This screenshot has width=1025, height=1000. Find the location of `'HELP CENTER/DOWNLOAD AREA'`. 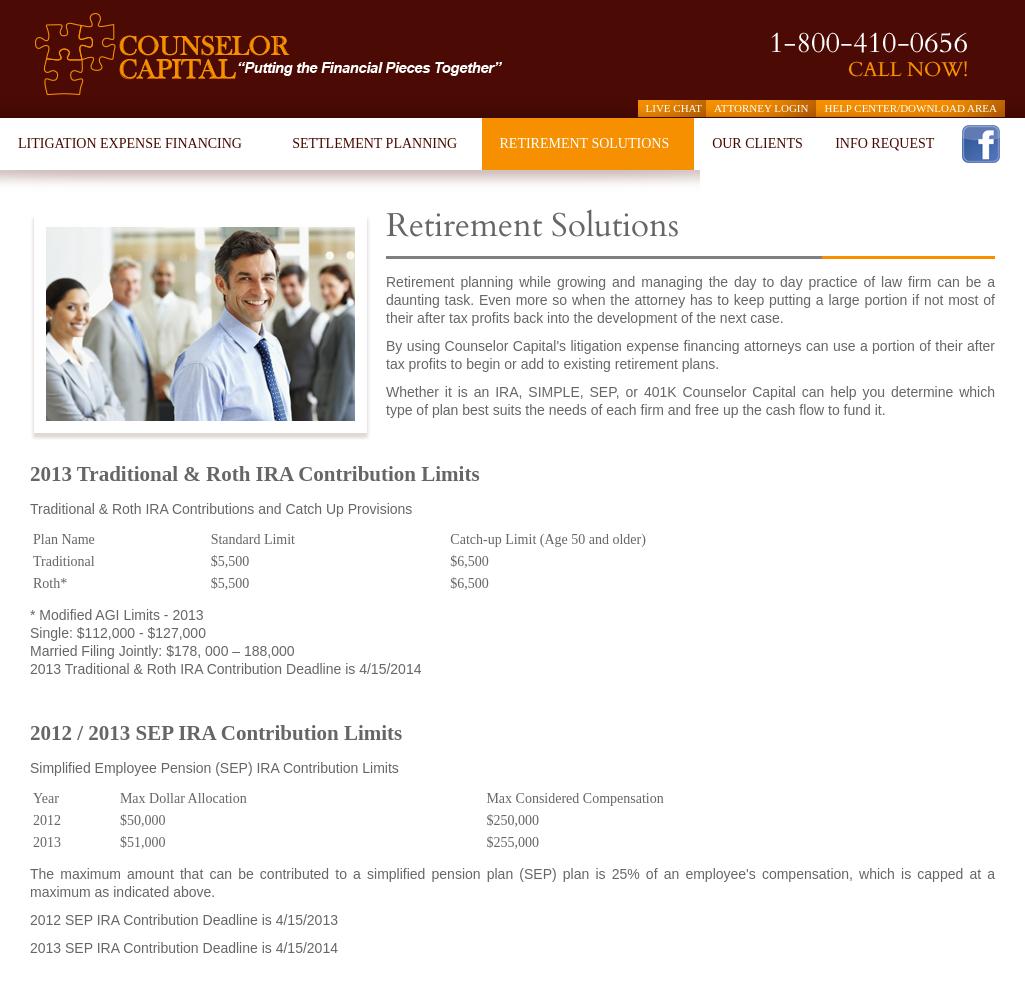

'HELP CENTER/DOWNLOAD AREA' is located at coordinates (909, 107).